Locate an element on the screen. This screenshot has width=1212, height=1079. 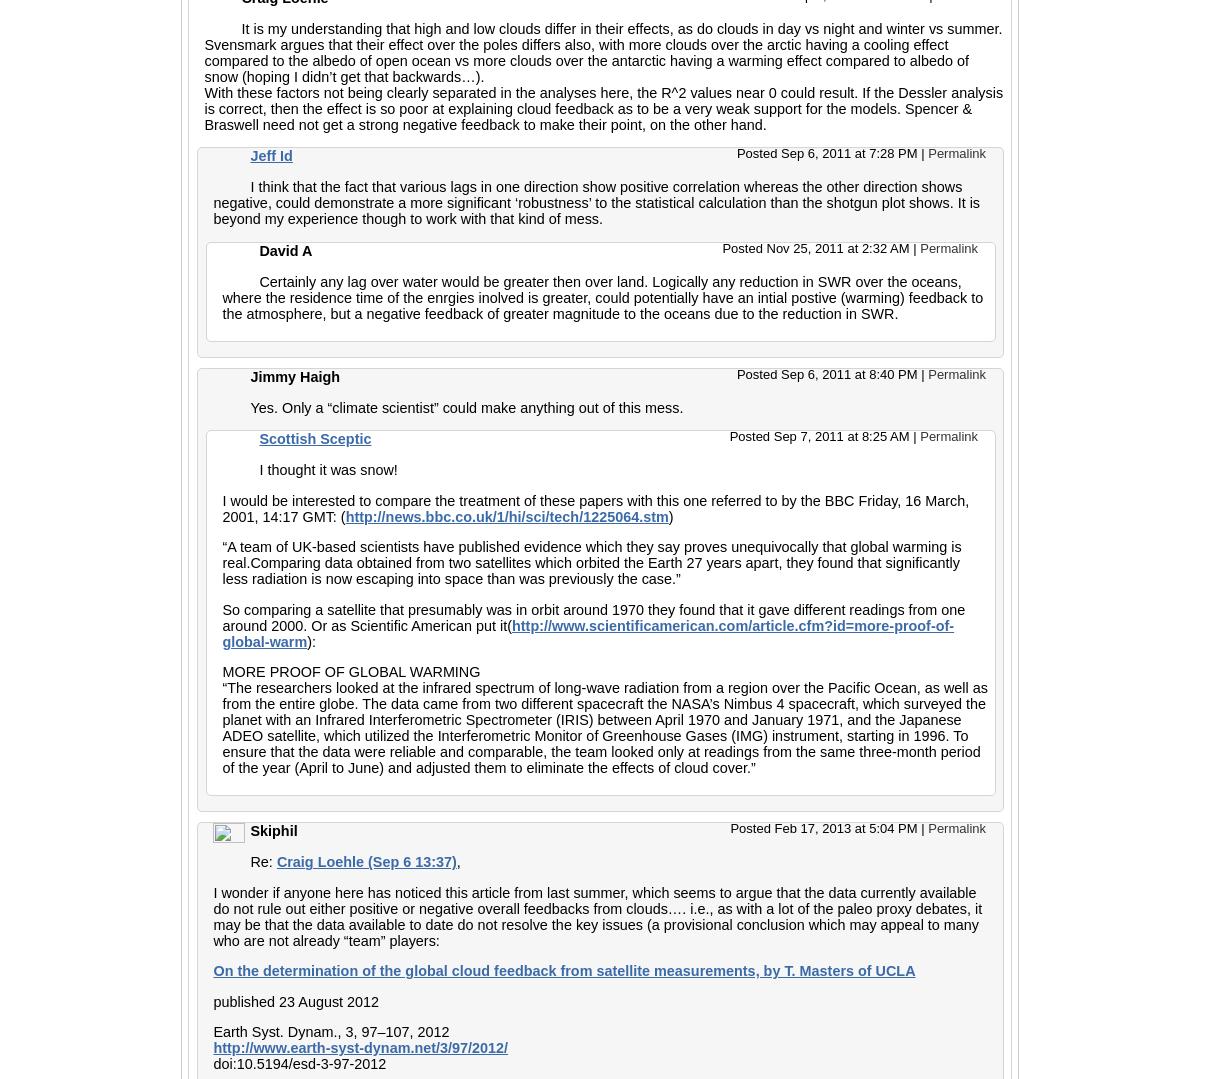
'I would be interested to compare the treatment of these papers with this one referred to by the BBC  Friday, 16 March, 2001, 14:17 GMT: (' is located at coordinates (595, 507).